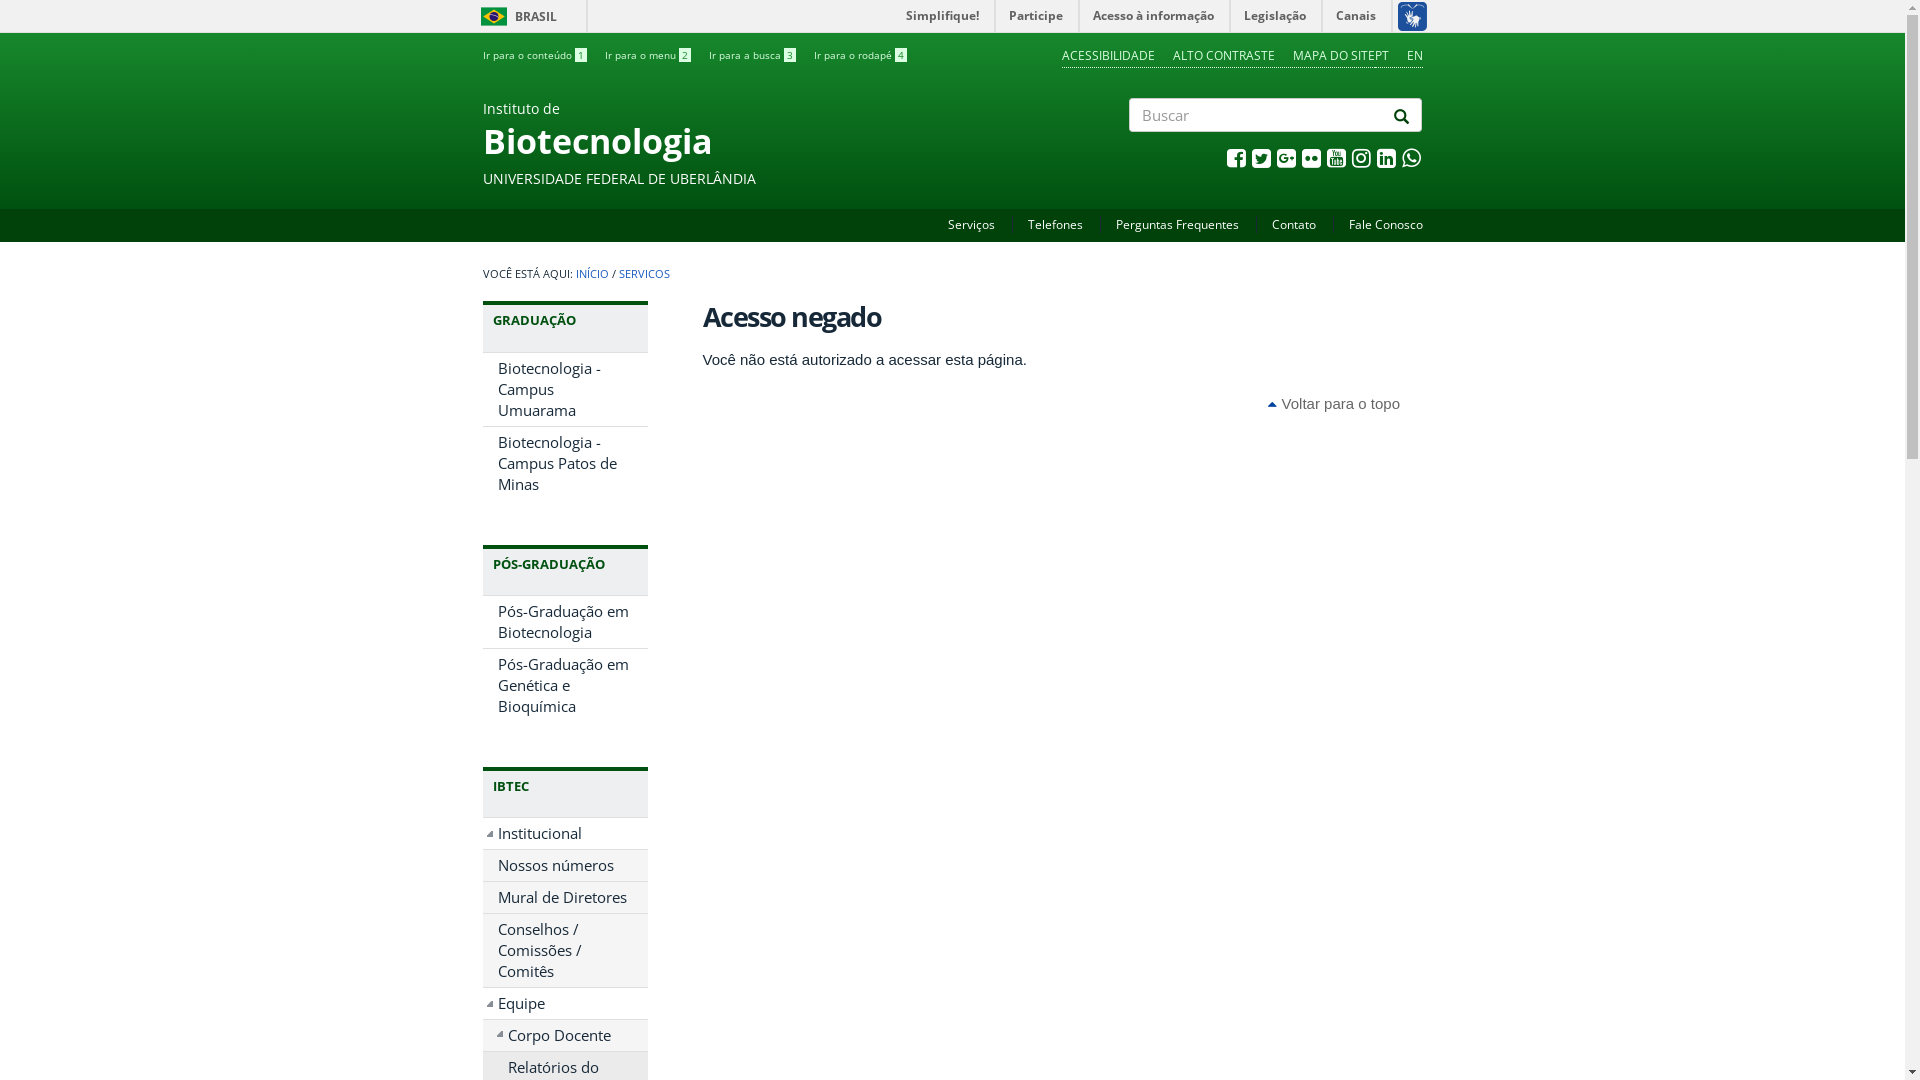 The width and height of the screenshot is (1920, 1080). I want to click on 'ACESSIBILIDADE', so click(1107, 54).